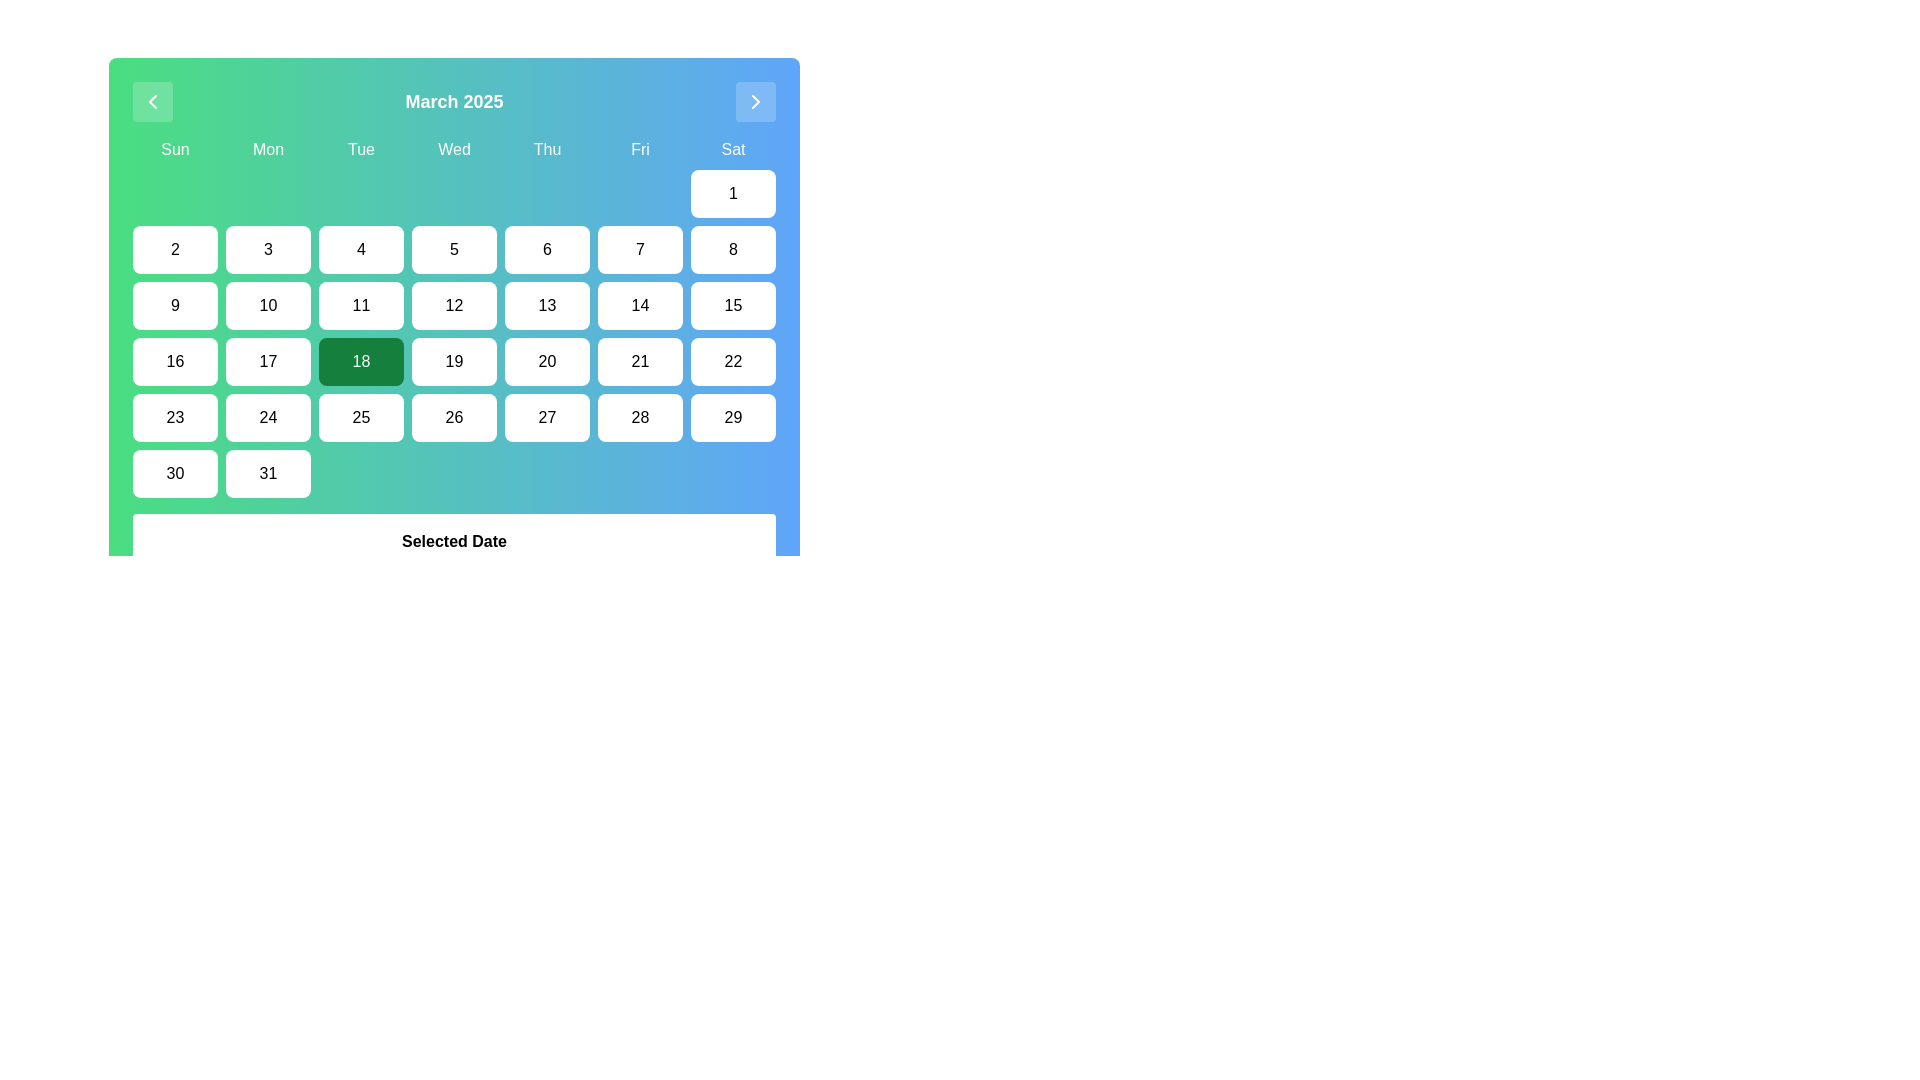 This screenshot has width=1920, height=1080. Describe the element at coordinates (453, 249) in the screenshot. I see `the button styled as a calendar date cell displaying the number '5' located in the March 2025 calendar grid` at that location.